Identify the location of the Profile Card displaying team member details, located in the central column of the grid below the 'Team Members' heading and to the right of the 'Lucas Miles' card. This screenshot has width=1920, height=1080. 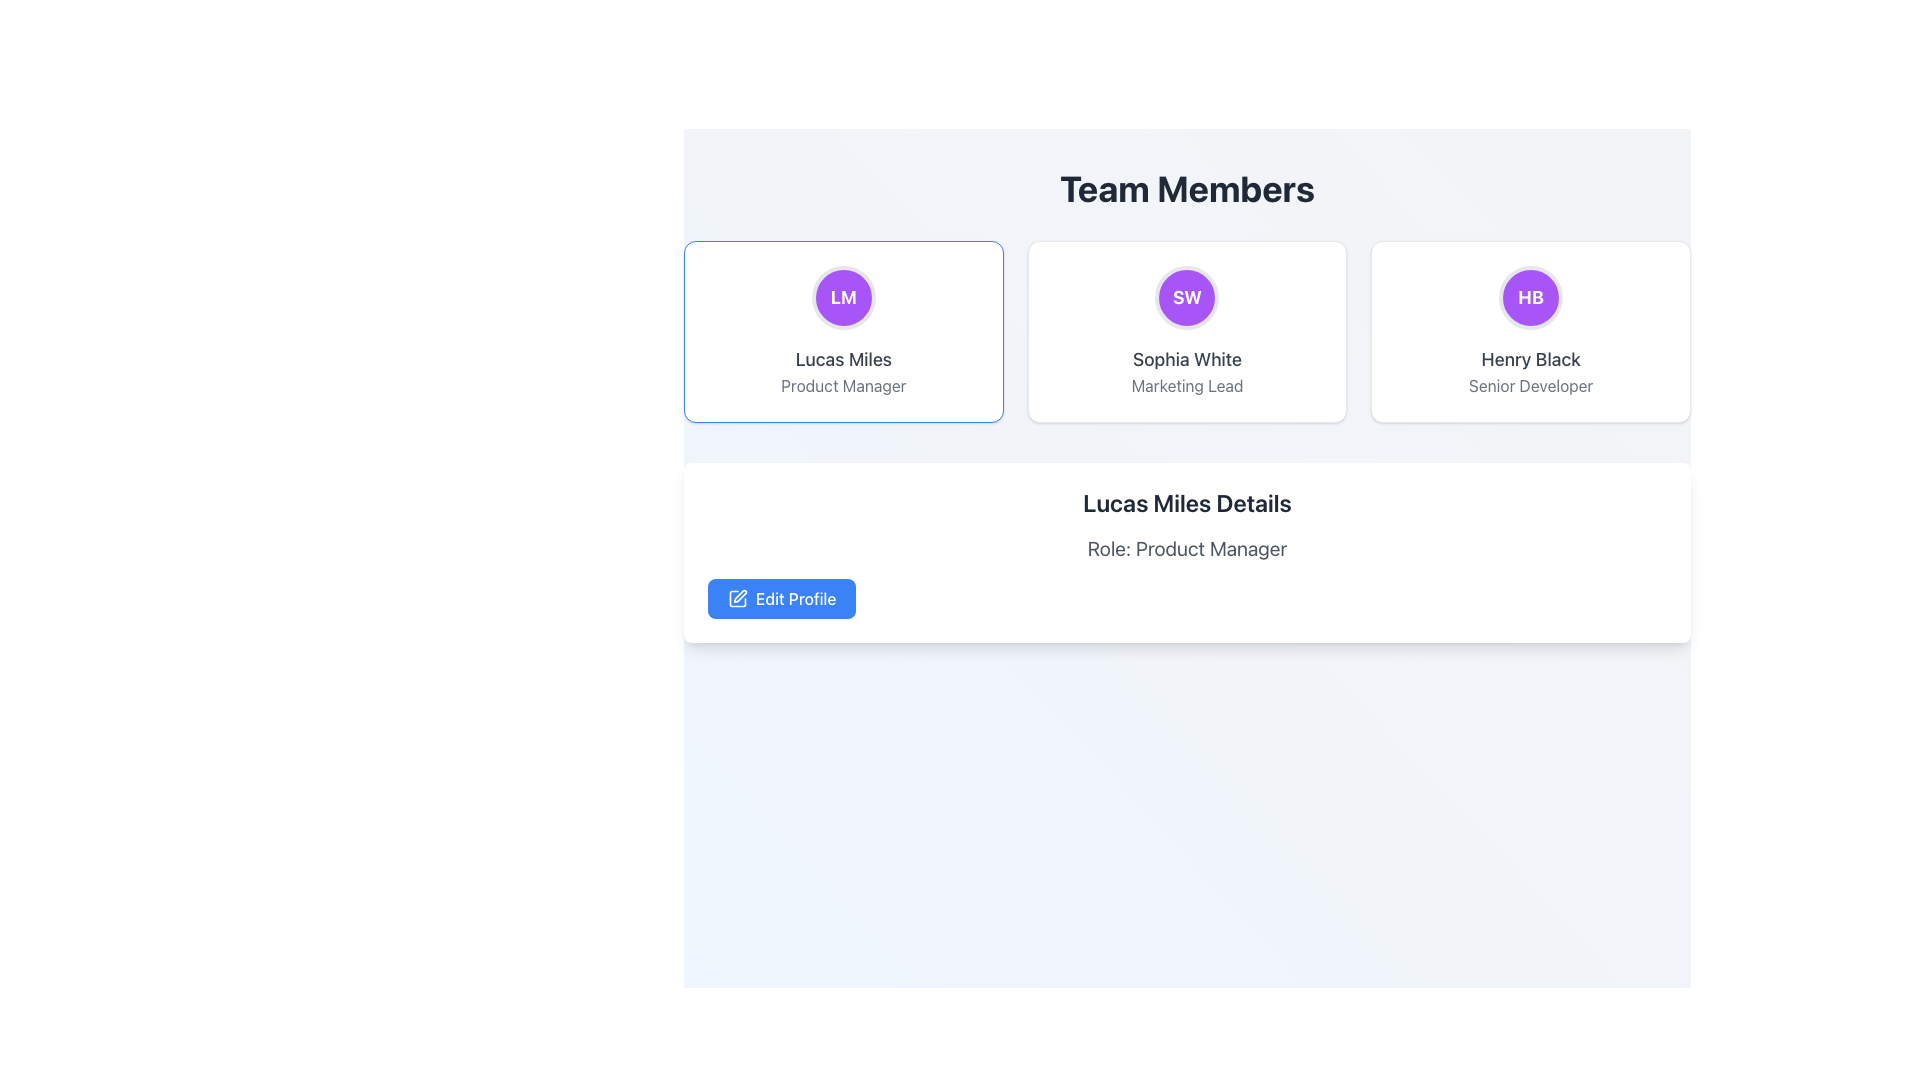
(1187, 330).